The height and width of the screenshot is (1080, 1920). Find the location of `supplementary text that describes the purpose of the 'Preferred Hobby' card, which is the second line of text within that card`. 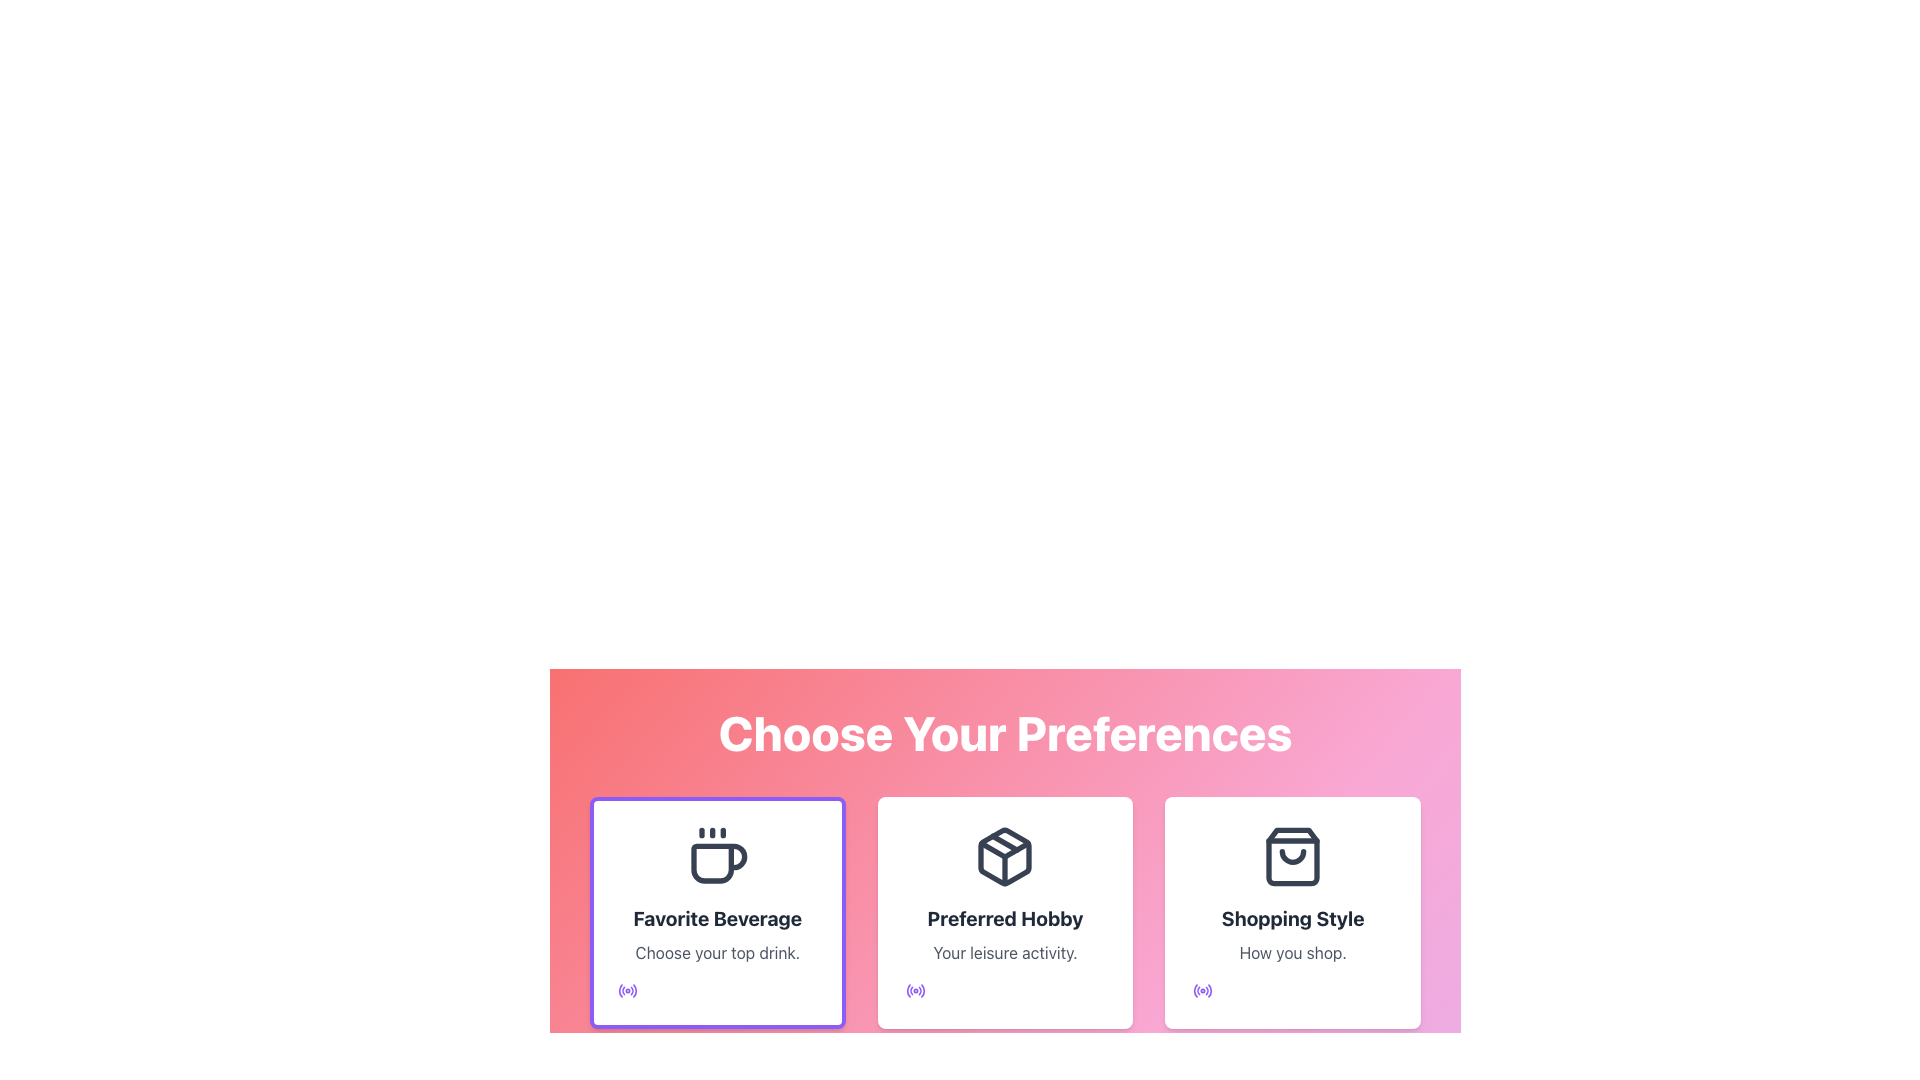

supplementary text that describes the purpose of the 'Preferred Hobby' card, which is the second line of text within that card is located at coordinates (1005, 951).